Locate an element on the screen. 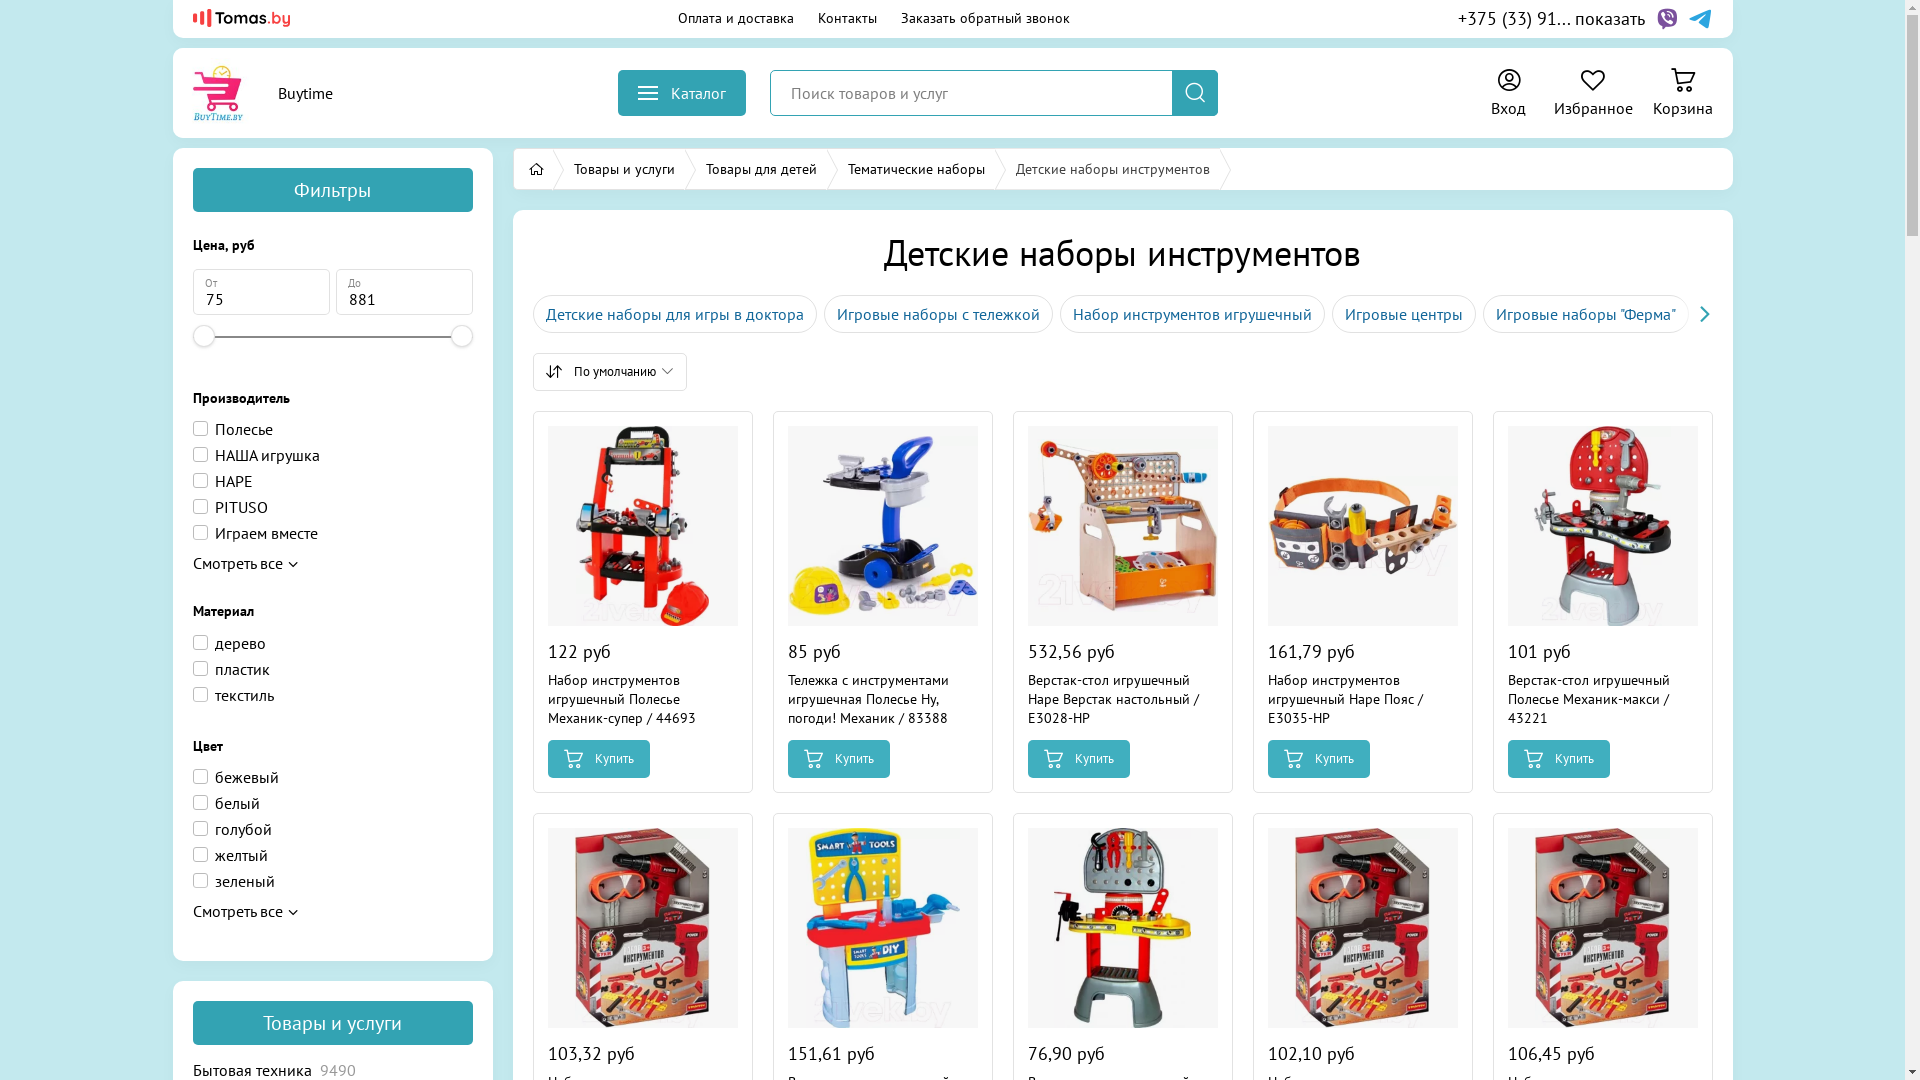  'Viber' is located at coordinates (1665, 19).